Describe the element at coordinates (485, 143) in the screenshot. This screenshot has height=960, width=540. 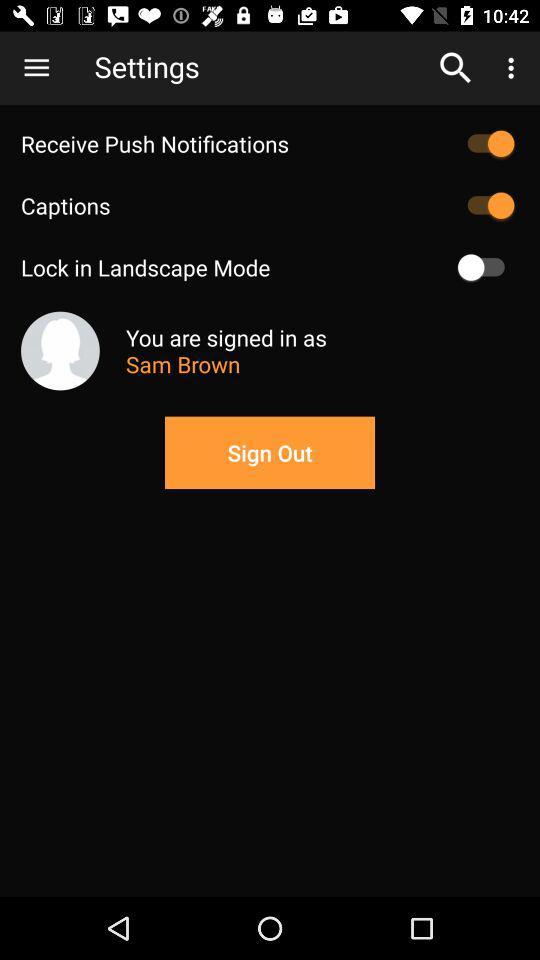
I see `the button right to the receive push notifications` at that location.